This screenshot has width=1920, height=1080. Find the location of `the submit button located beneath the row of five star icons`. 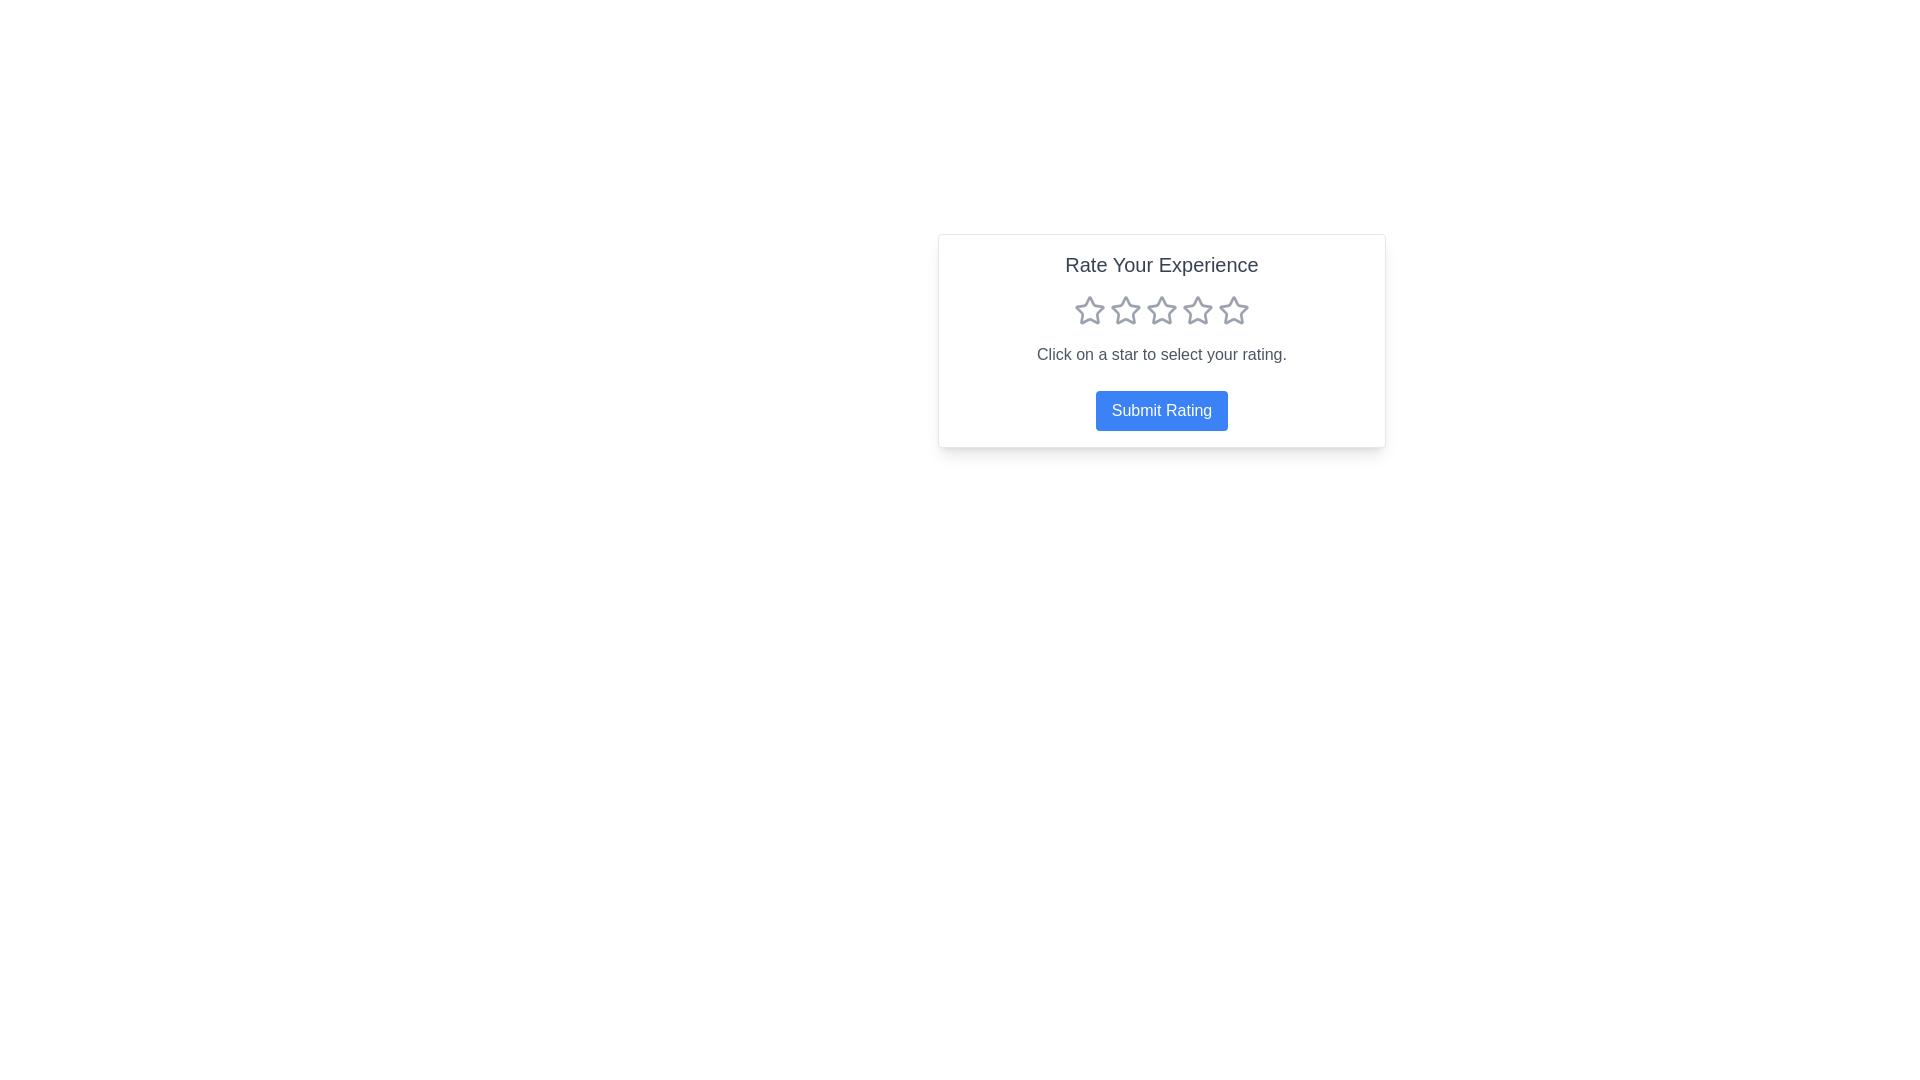

the submit button located beneath the row of five star icons is located at coordinates (1161, 410).